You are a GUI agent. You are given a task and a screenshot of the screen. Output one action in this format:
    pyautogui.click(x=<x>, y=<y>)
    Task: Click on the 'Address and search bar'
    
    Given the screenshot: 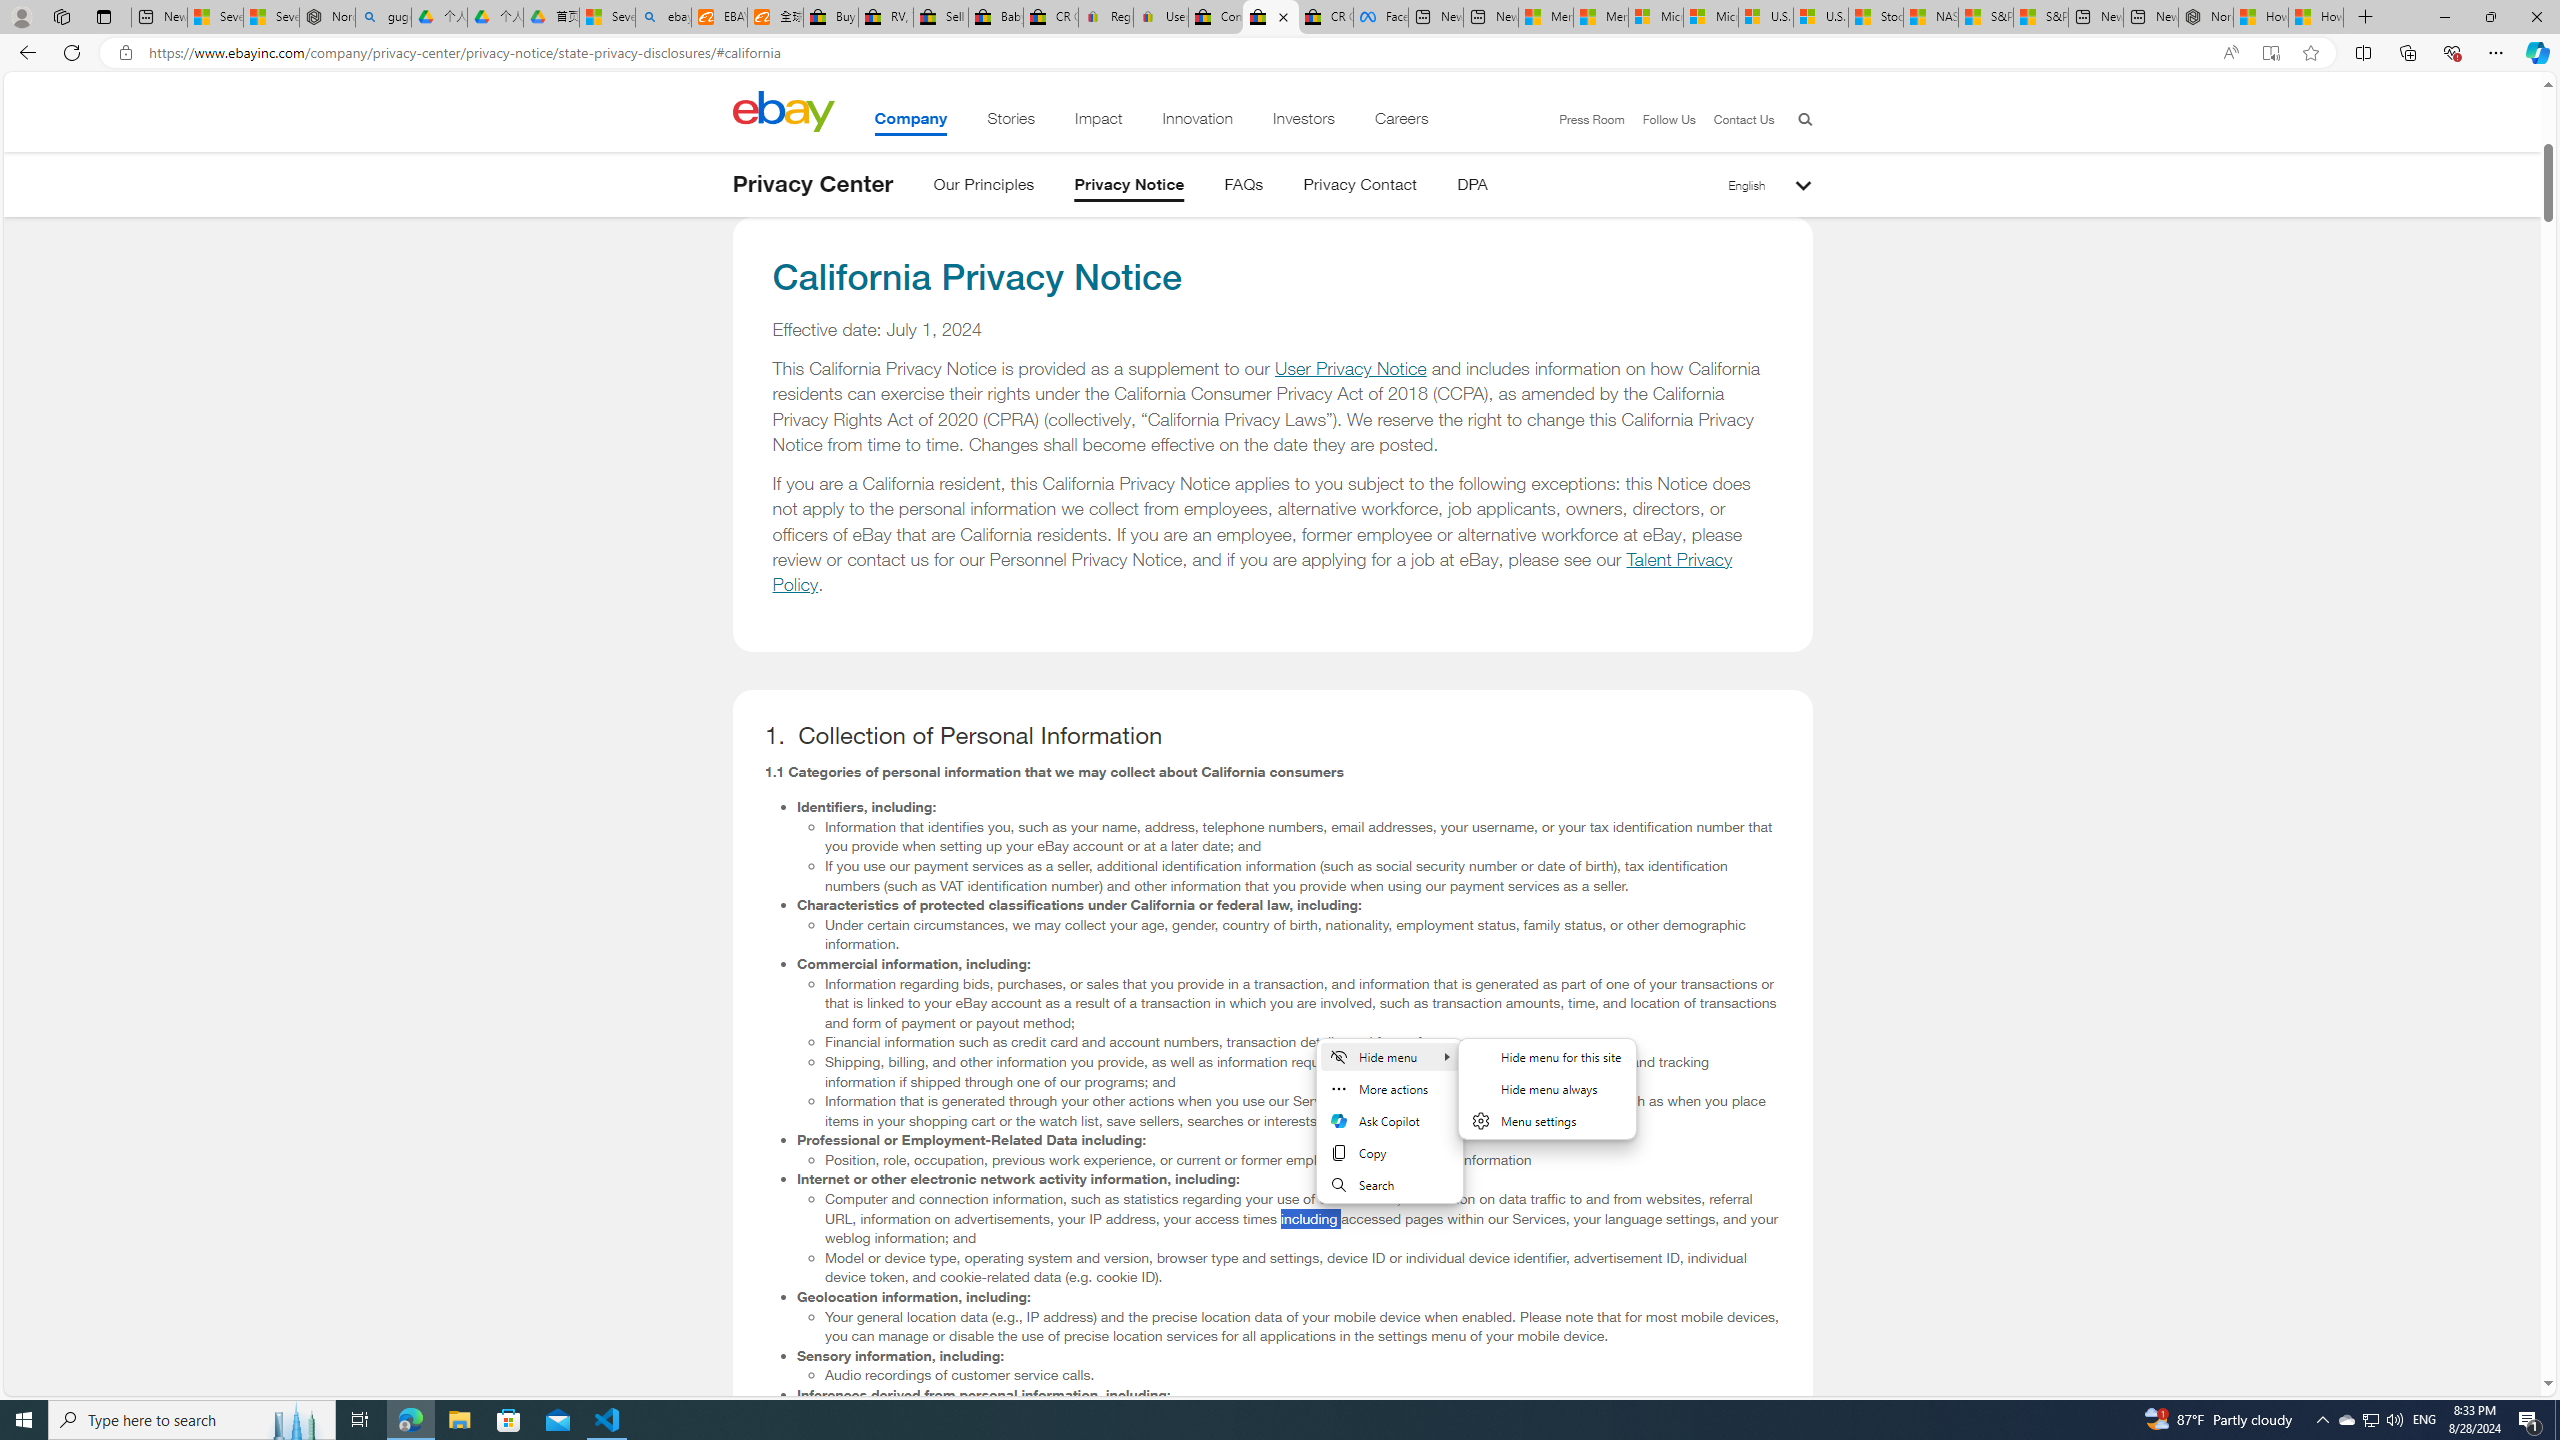 What is the action you would take?
    pyautogui.click(x=1177, y=53)
    